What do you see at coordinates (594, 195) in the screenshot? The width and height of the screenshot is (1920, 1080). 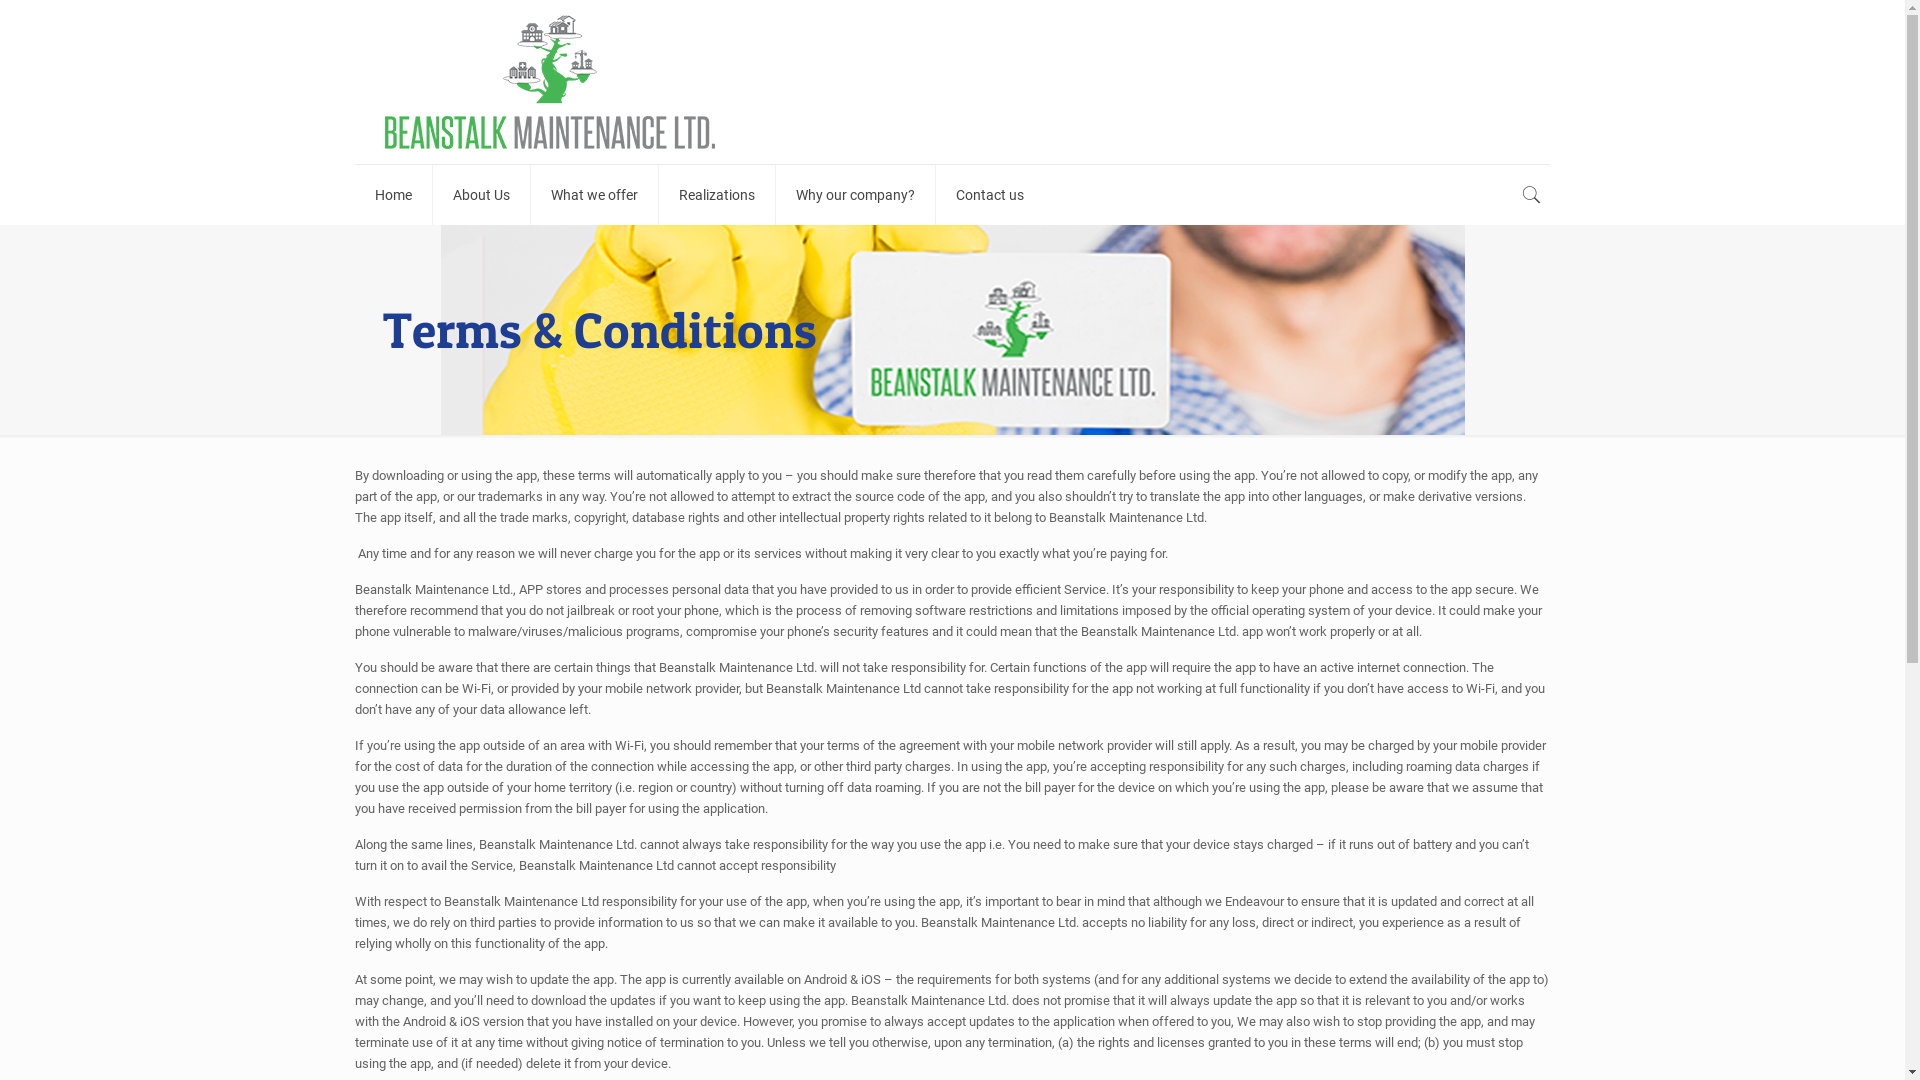 I see `'What we offer'` at bounding box center [594, 195].